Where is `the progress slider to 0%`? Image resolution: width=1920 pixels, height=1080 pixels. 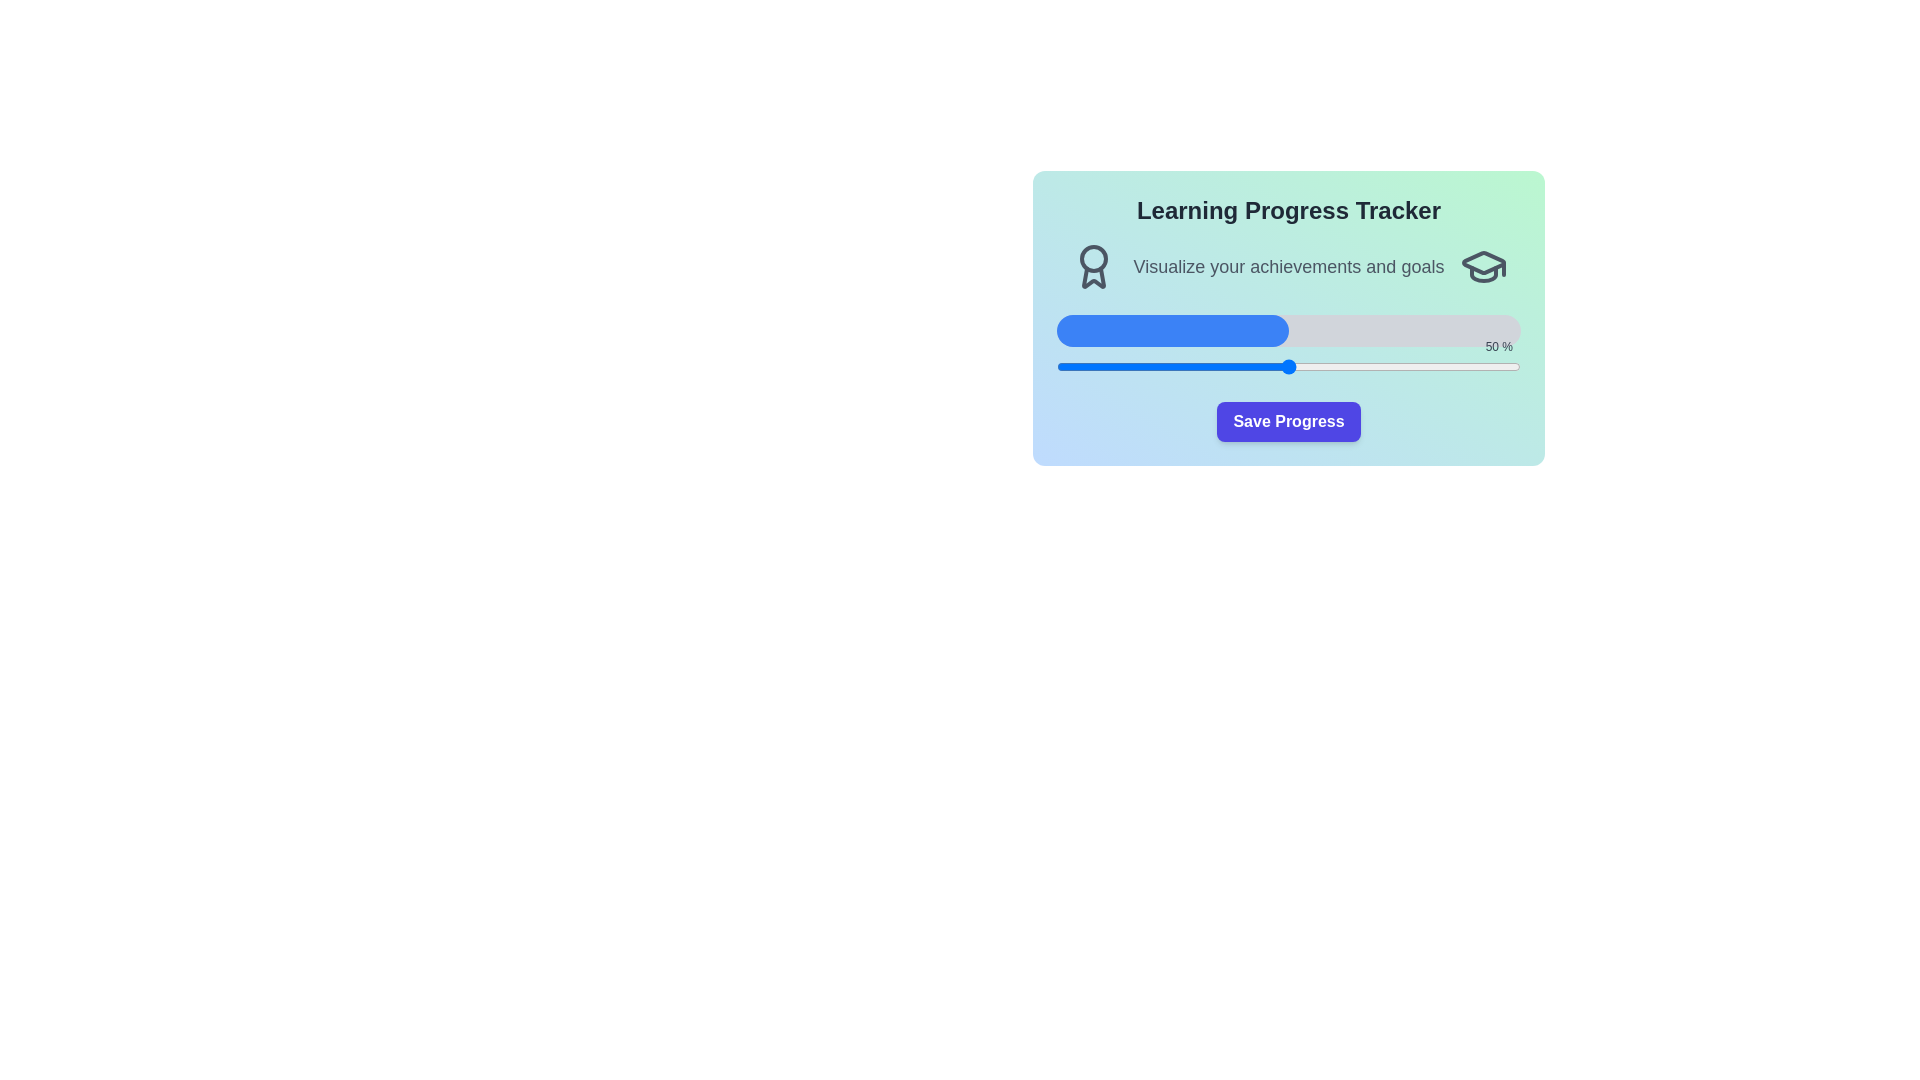 the progress slider to 0% is located at coordinates (1055, 366).